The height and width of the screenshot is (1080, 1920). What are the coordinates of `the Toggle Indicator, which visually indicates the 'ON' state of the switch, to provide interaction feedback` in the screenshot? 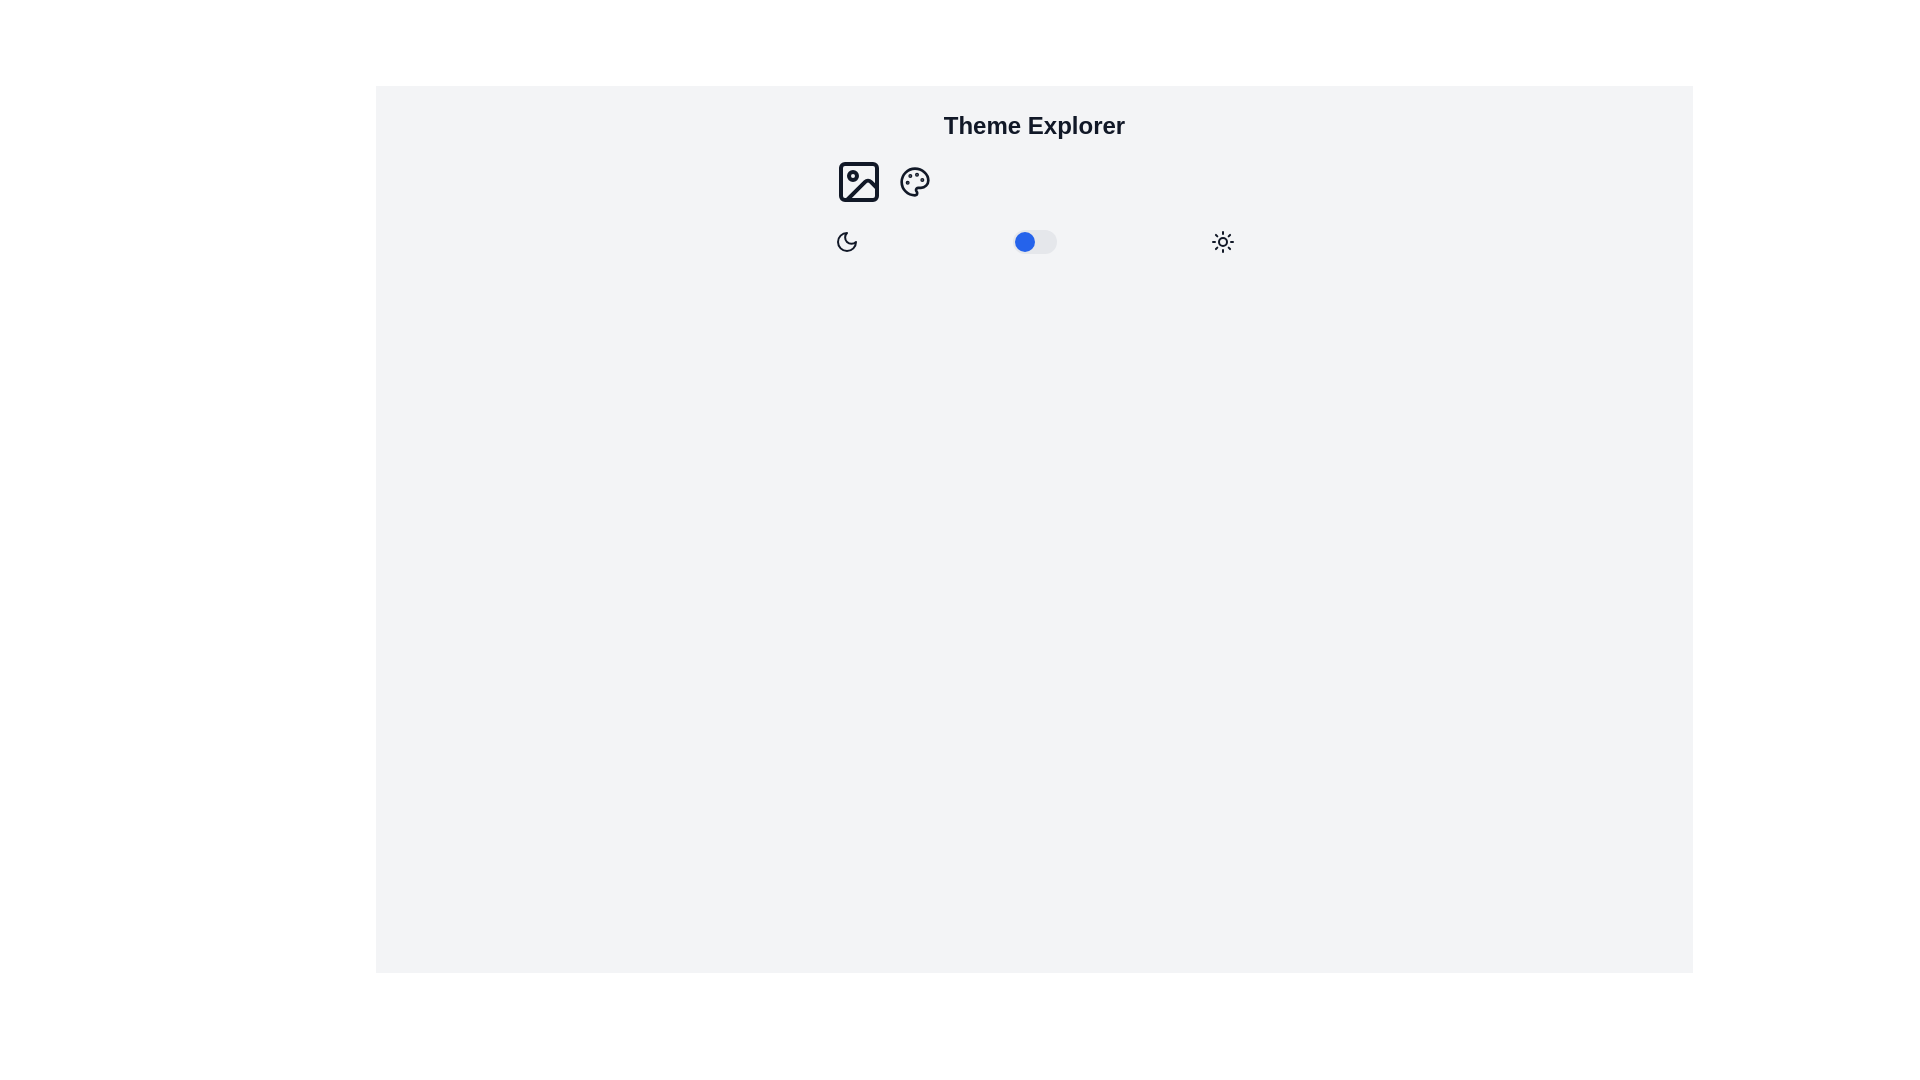 It's located at (1024, 241).